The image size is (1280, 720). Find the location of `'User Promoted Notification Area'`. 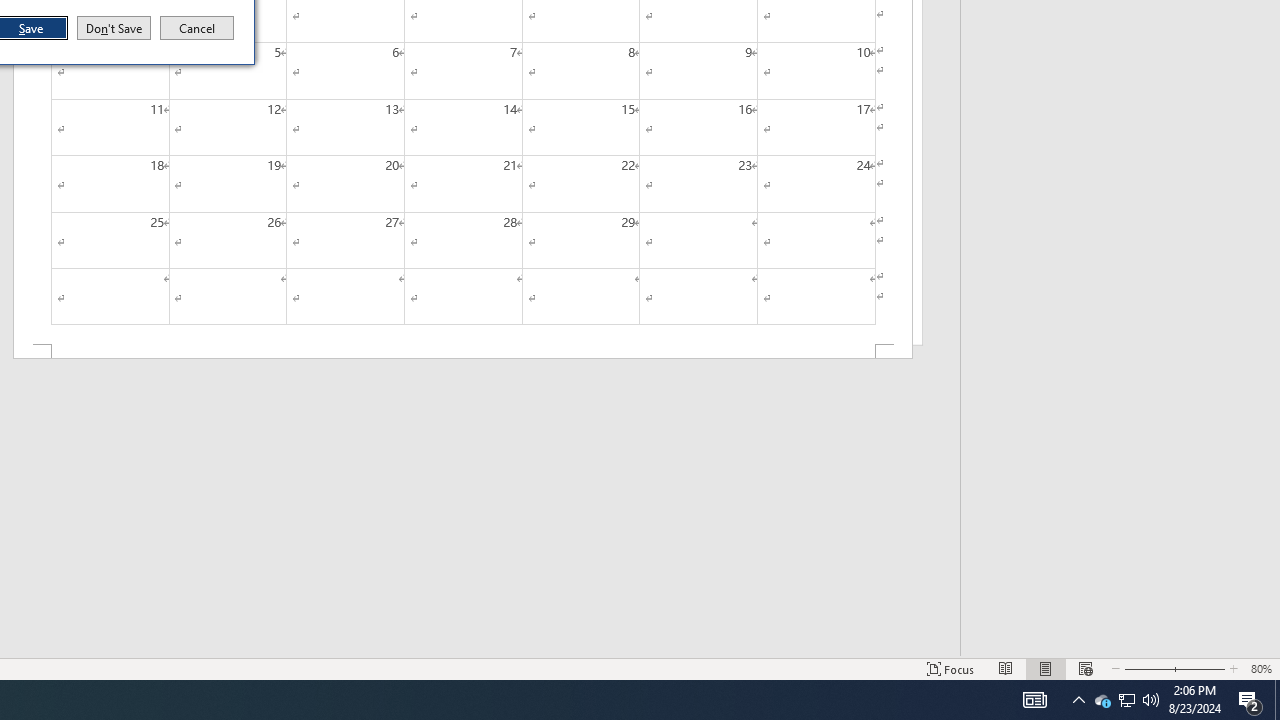

'User Promoted Notification Area' is located at coordinates (1127, 698).